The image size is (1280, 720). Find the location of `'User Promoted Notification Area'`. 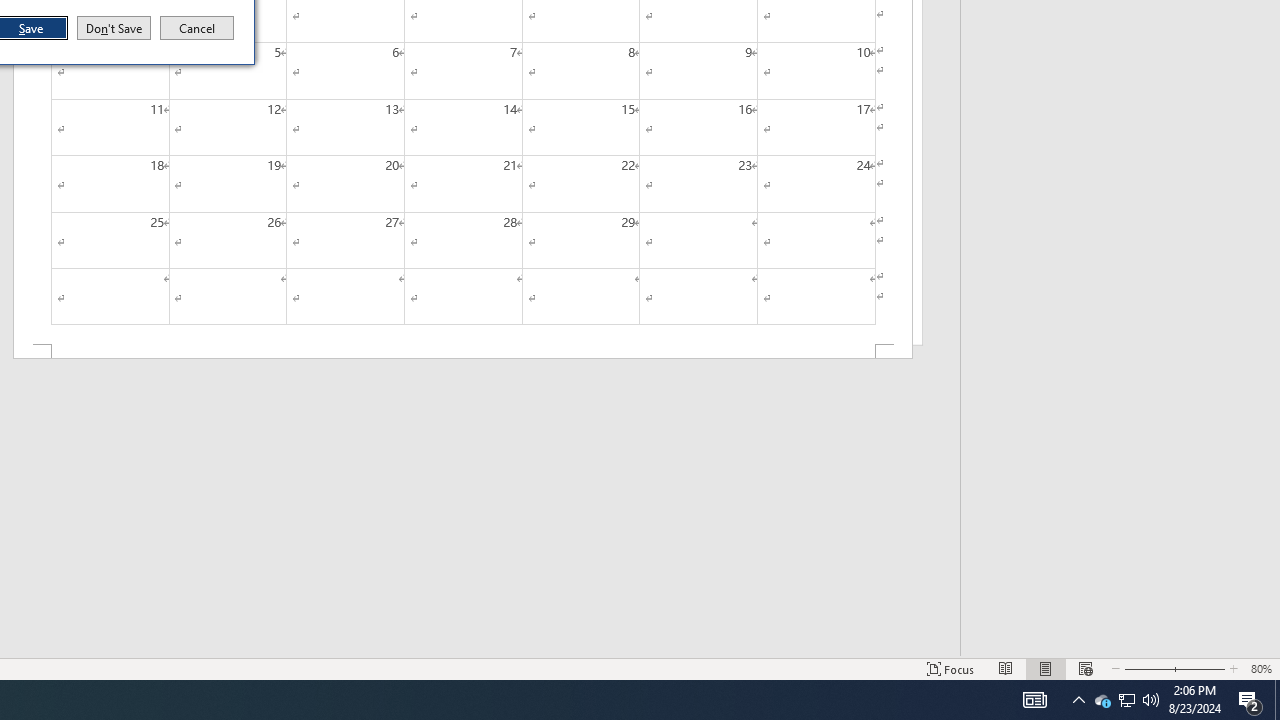

'User Promoted Notification Area' is located at coordinates (1127, 698).